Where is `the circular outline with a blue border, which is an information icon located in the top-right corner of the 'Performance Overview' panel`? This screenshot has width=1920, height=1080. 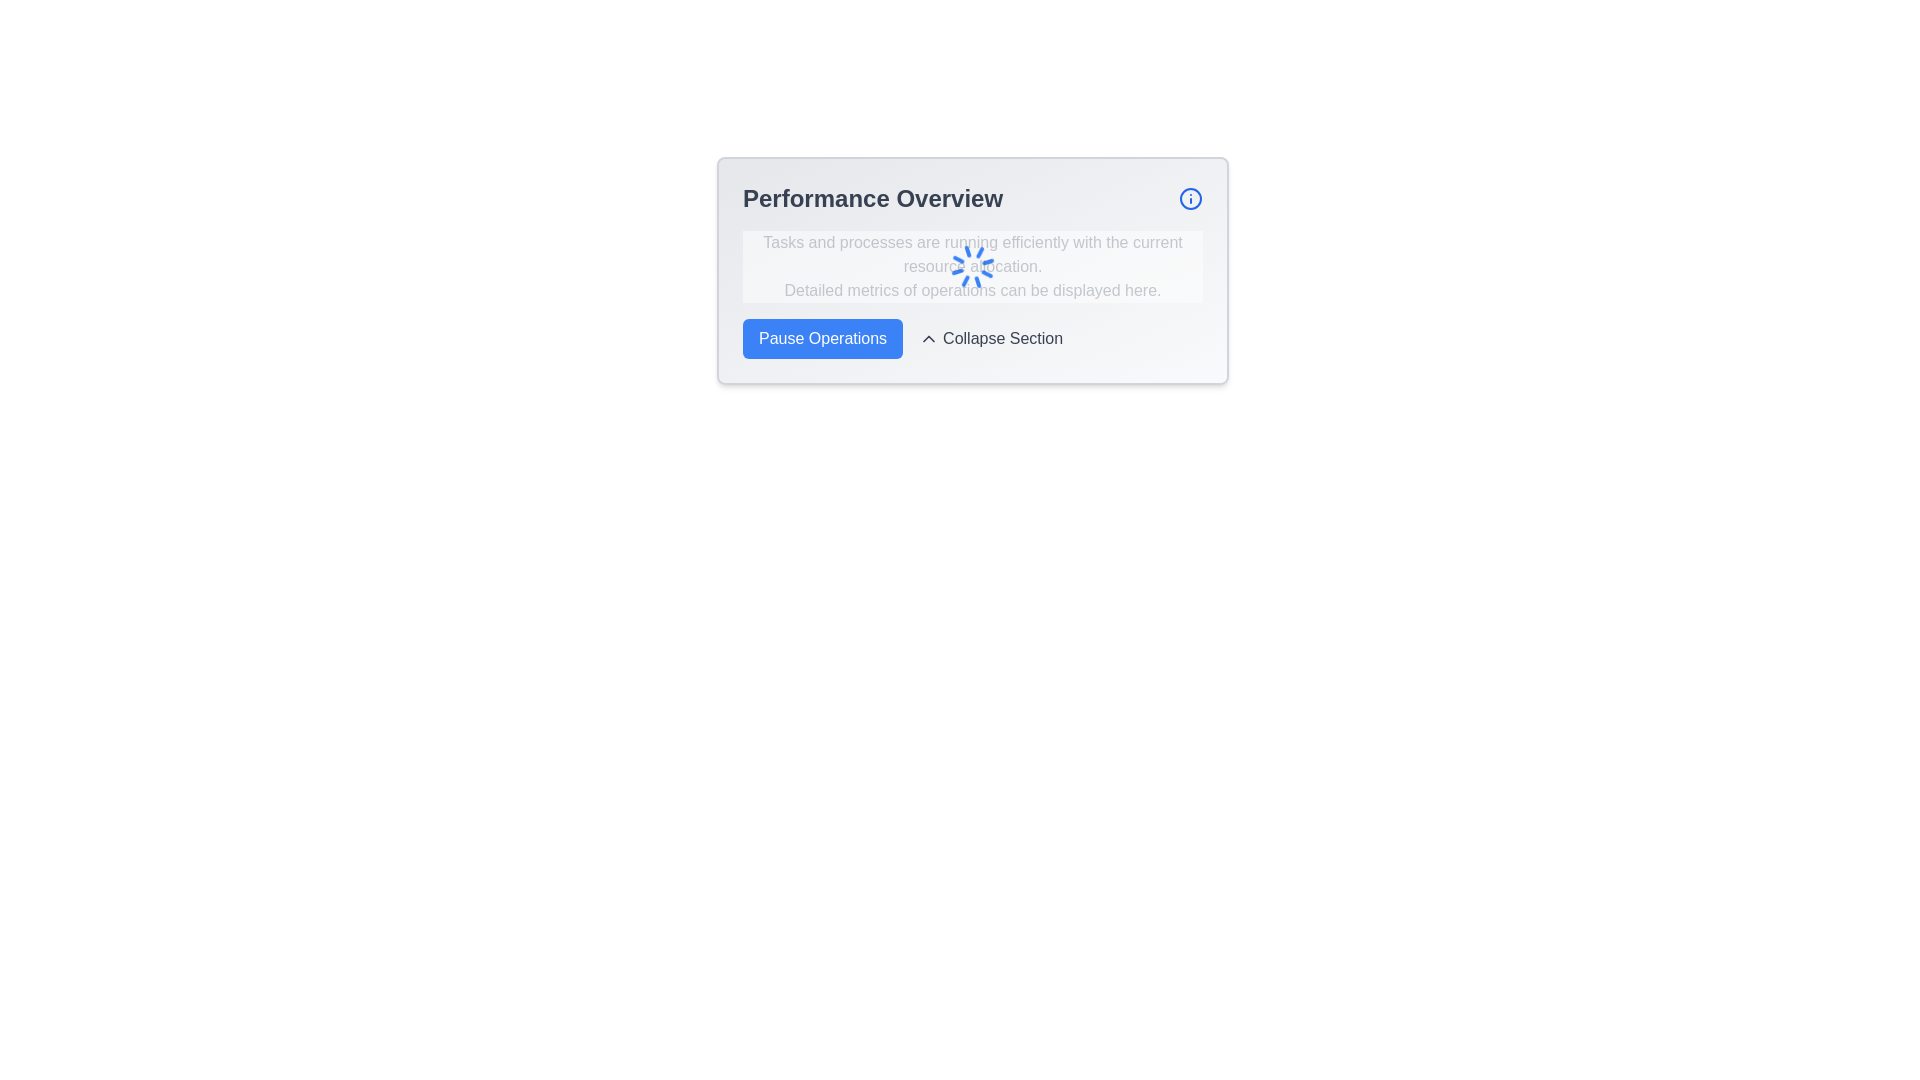 the circular outline with a blue border, which is an information icon located in the top-right corner of the 'Performance Overview' panel is located at coordinates (1190, 199).